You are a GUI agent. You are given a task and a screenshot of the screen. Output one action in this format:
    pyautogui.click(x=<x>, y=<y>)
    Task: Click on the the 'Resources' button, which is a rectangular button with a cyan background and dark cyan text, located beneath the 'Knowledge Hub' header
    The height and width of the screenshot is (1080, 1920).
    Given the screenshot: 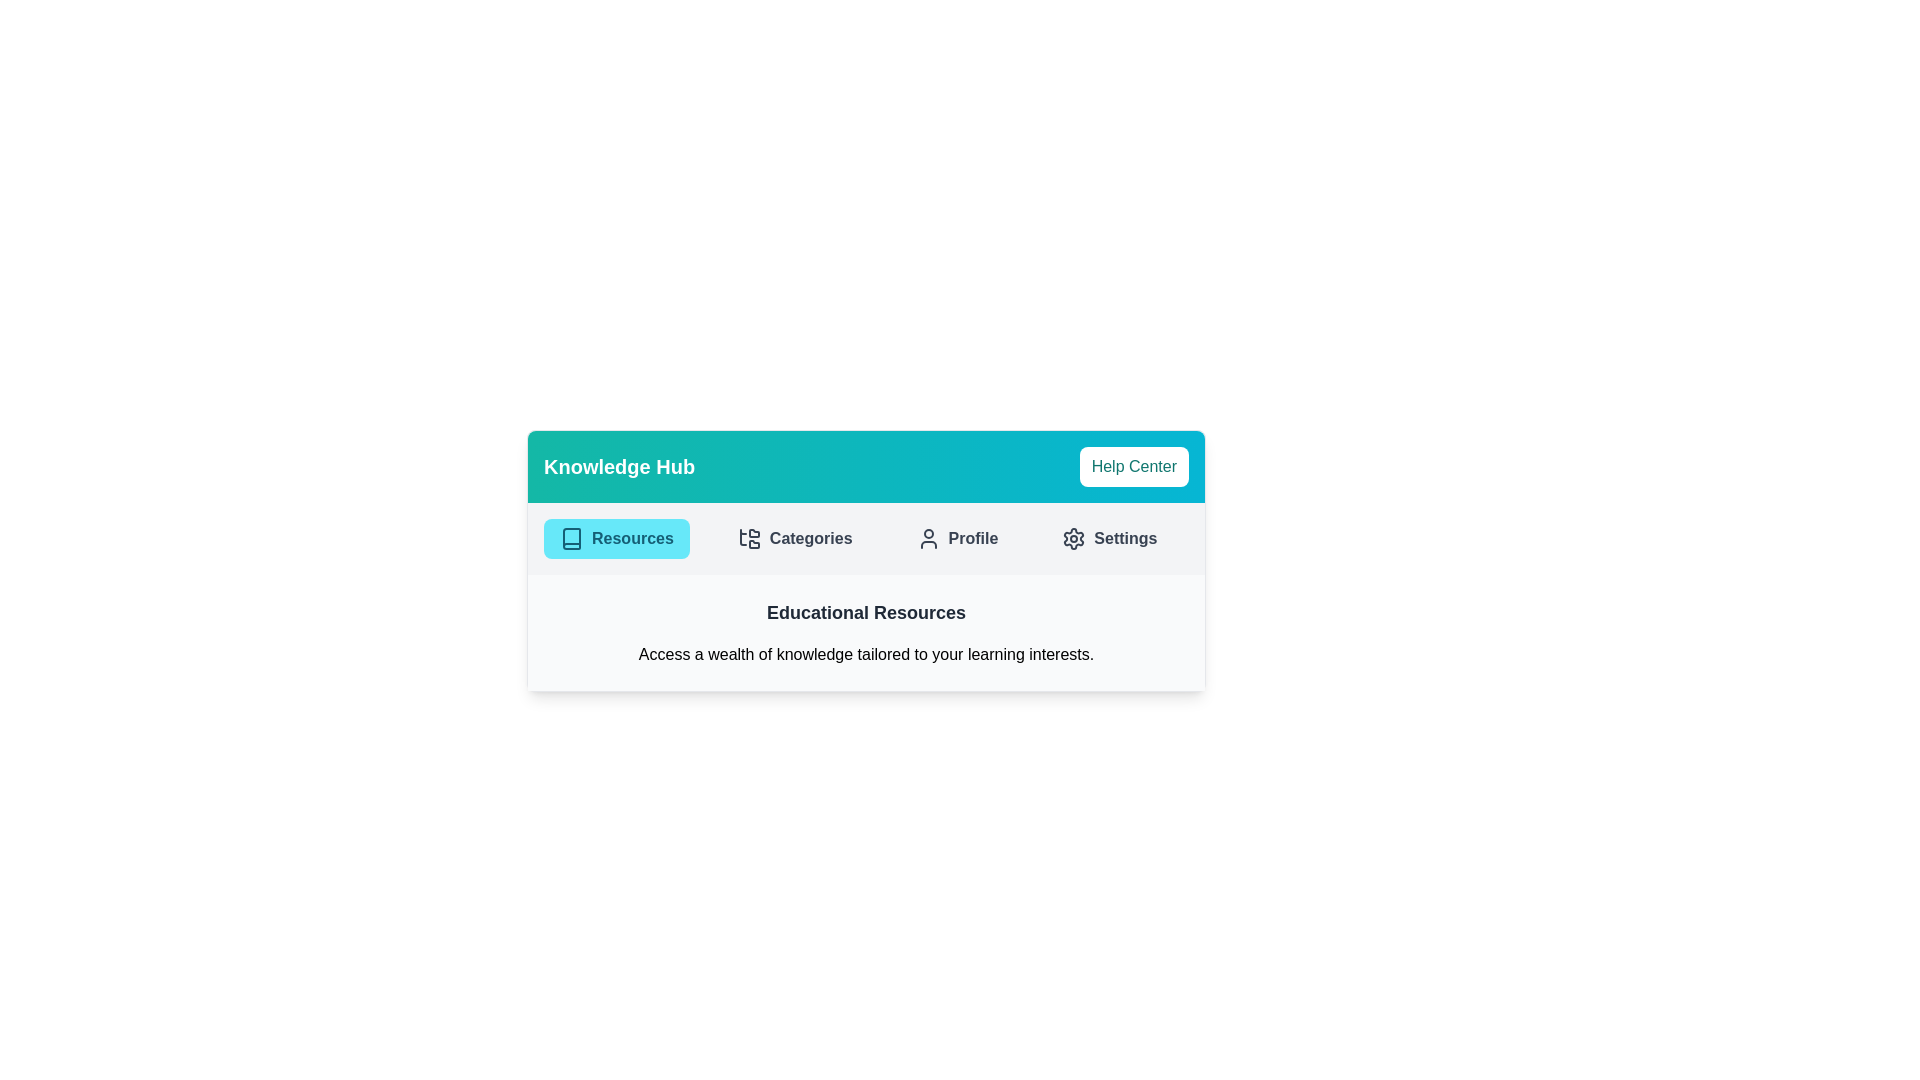 What is the action you would take?
    pyautogui.click(x=615, y=538)
    